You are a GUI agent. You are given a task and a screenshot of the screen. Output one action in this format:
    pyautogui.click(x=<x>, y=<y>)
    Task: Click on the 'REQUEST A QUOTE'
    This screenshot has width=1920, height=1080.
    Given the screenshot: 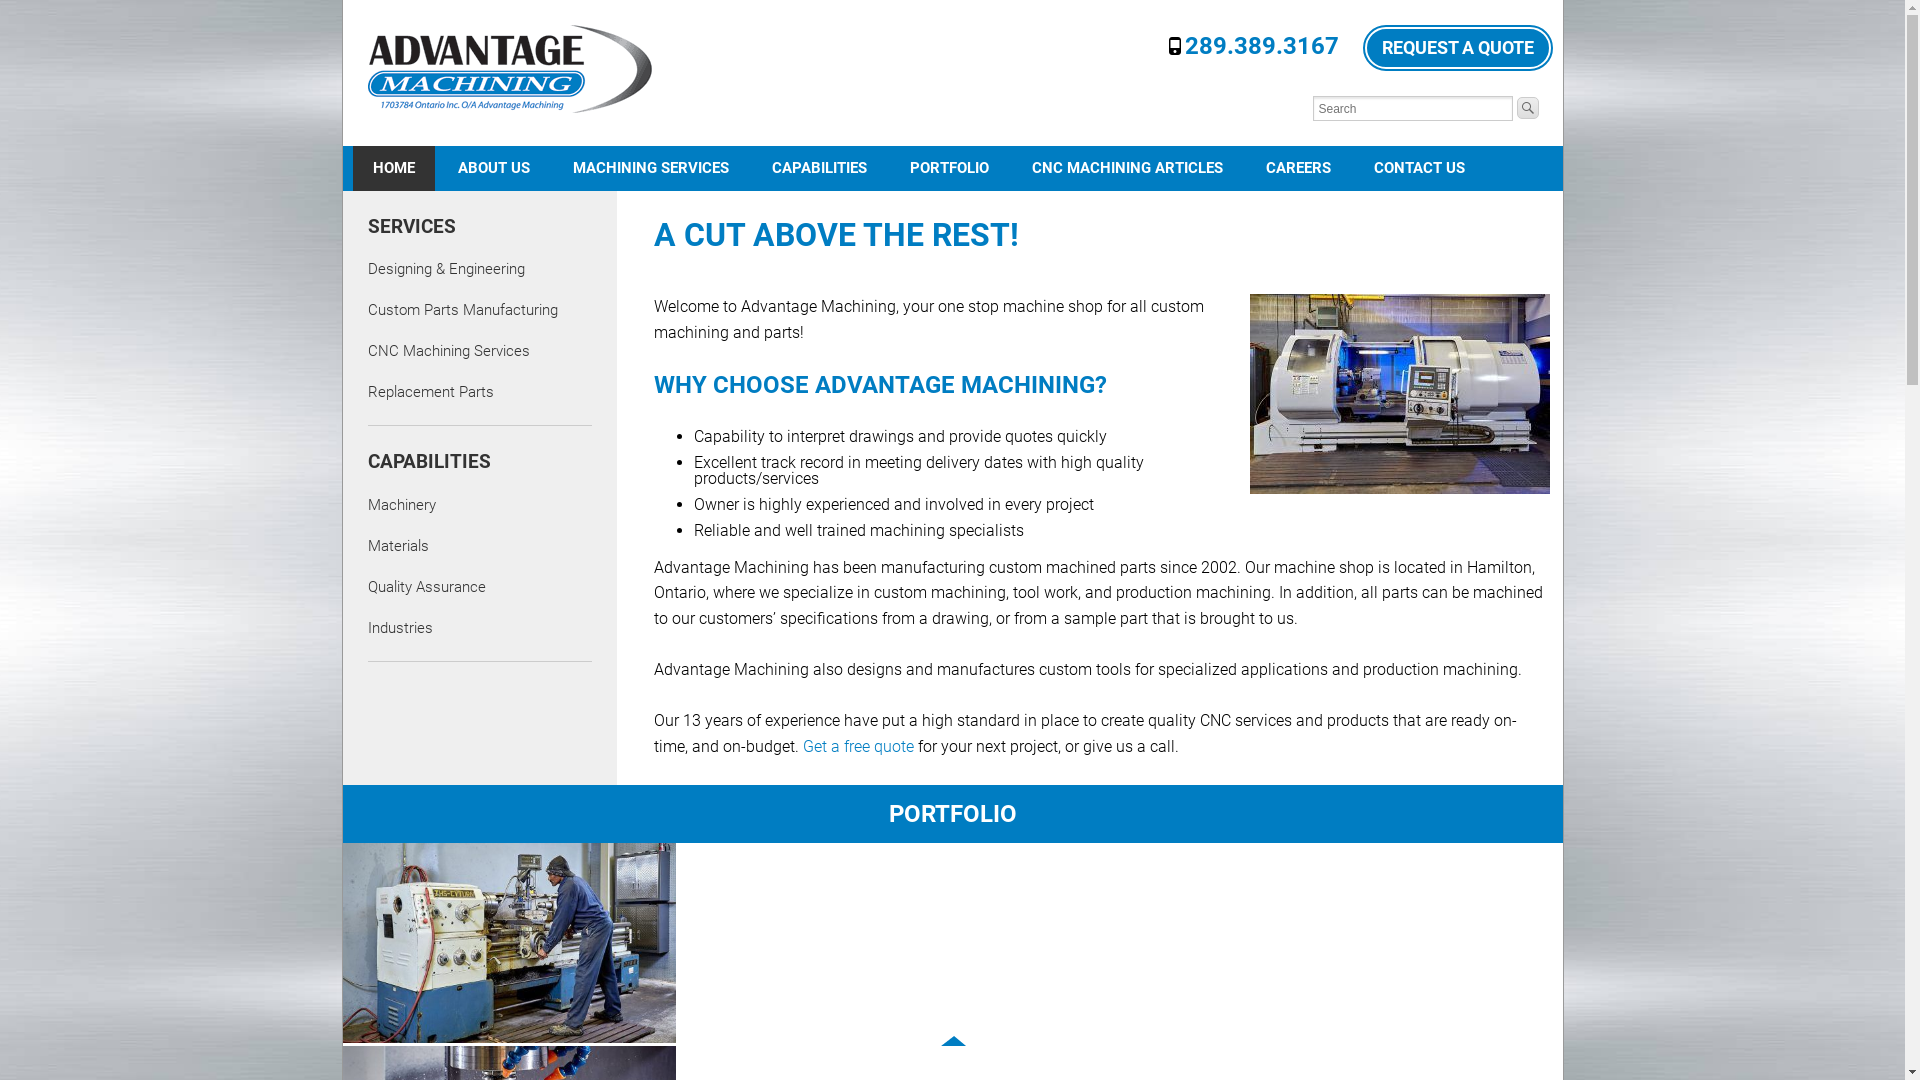 What is the action you would take?
    pyautogui.click(x=1457, y=46)
    